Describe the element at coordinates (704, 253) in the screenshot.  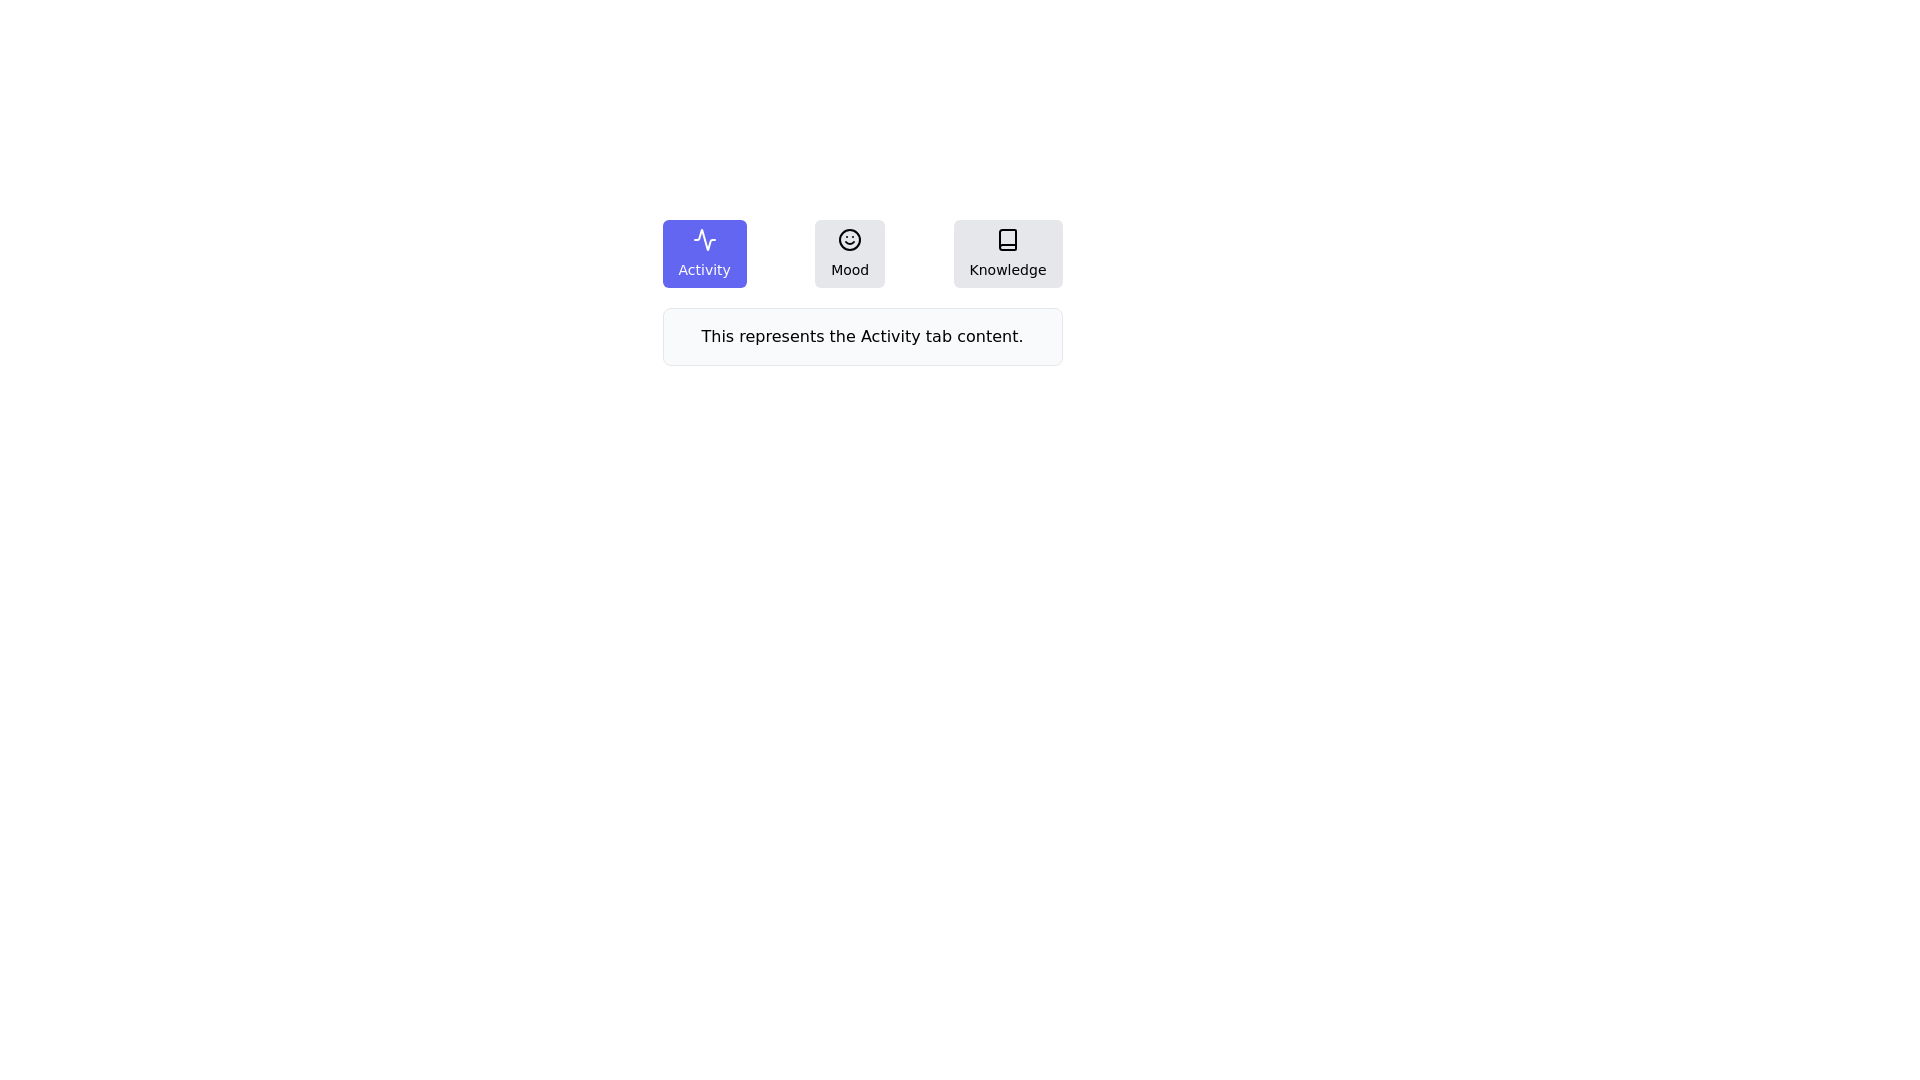
I see `the button on the leftmost side of the row` at that location.